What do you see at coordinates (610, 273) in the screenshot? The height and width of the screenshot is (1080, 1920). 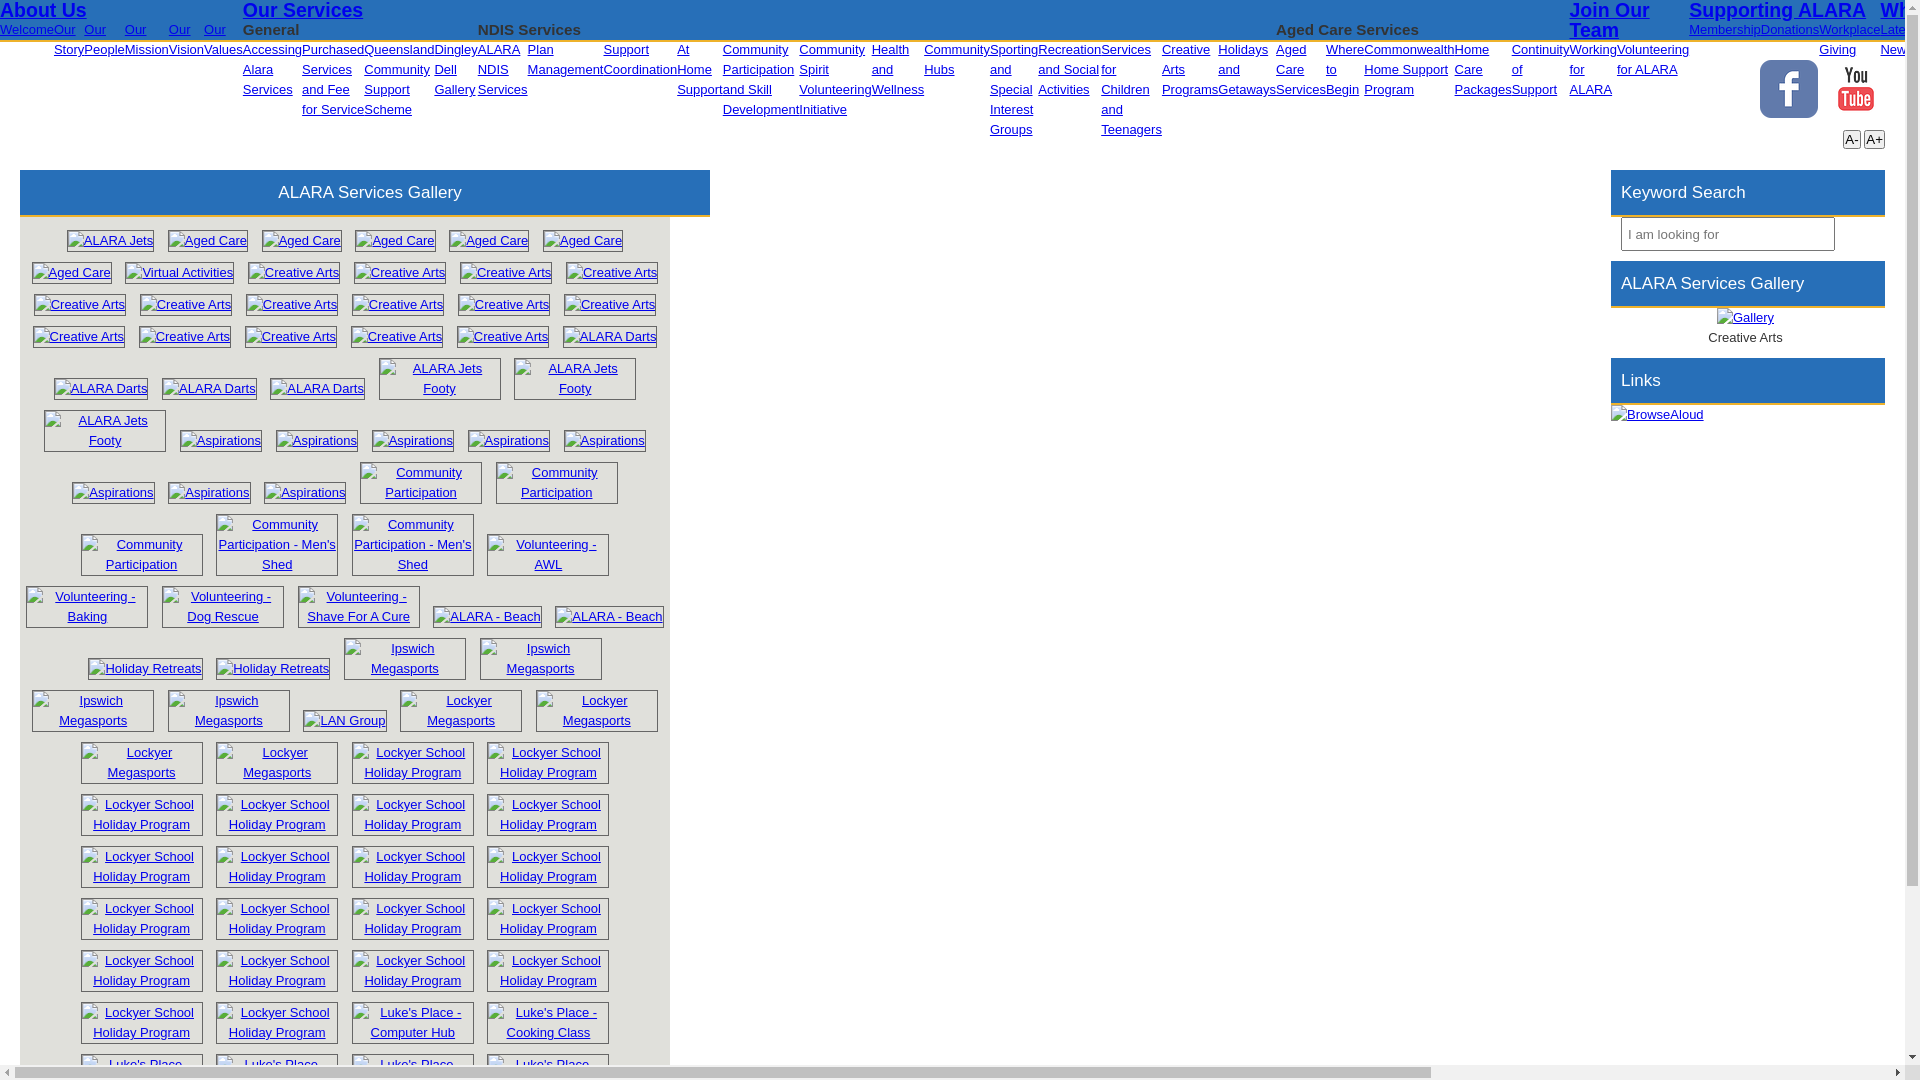 I see `'Creative Arts'` at bounding box center [610, 273].